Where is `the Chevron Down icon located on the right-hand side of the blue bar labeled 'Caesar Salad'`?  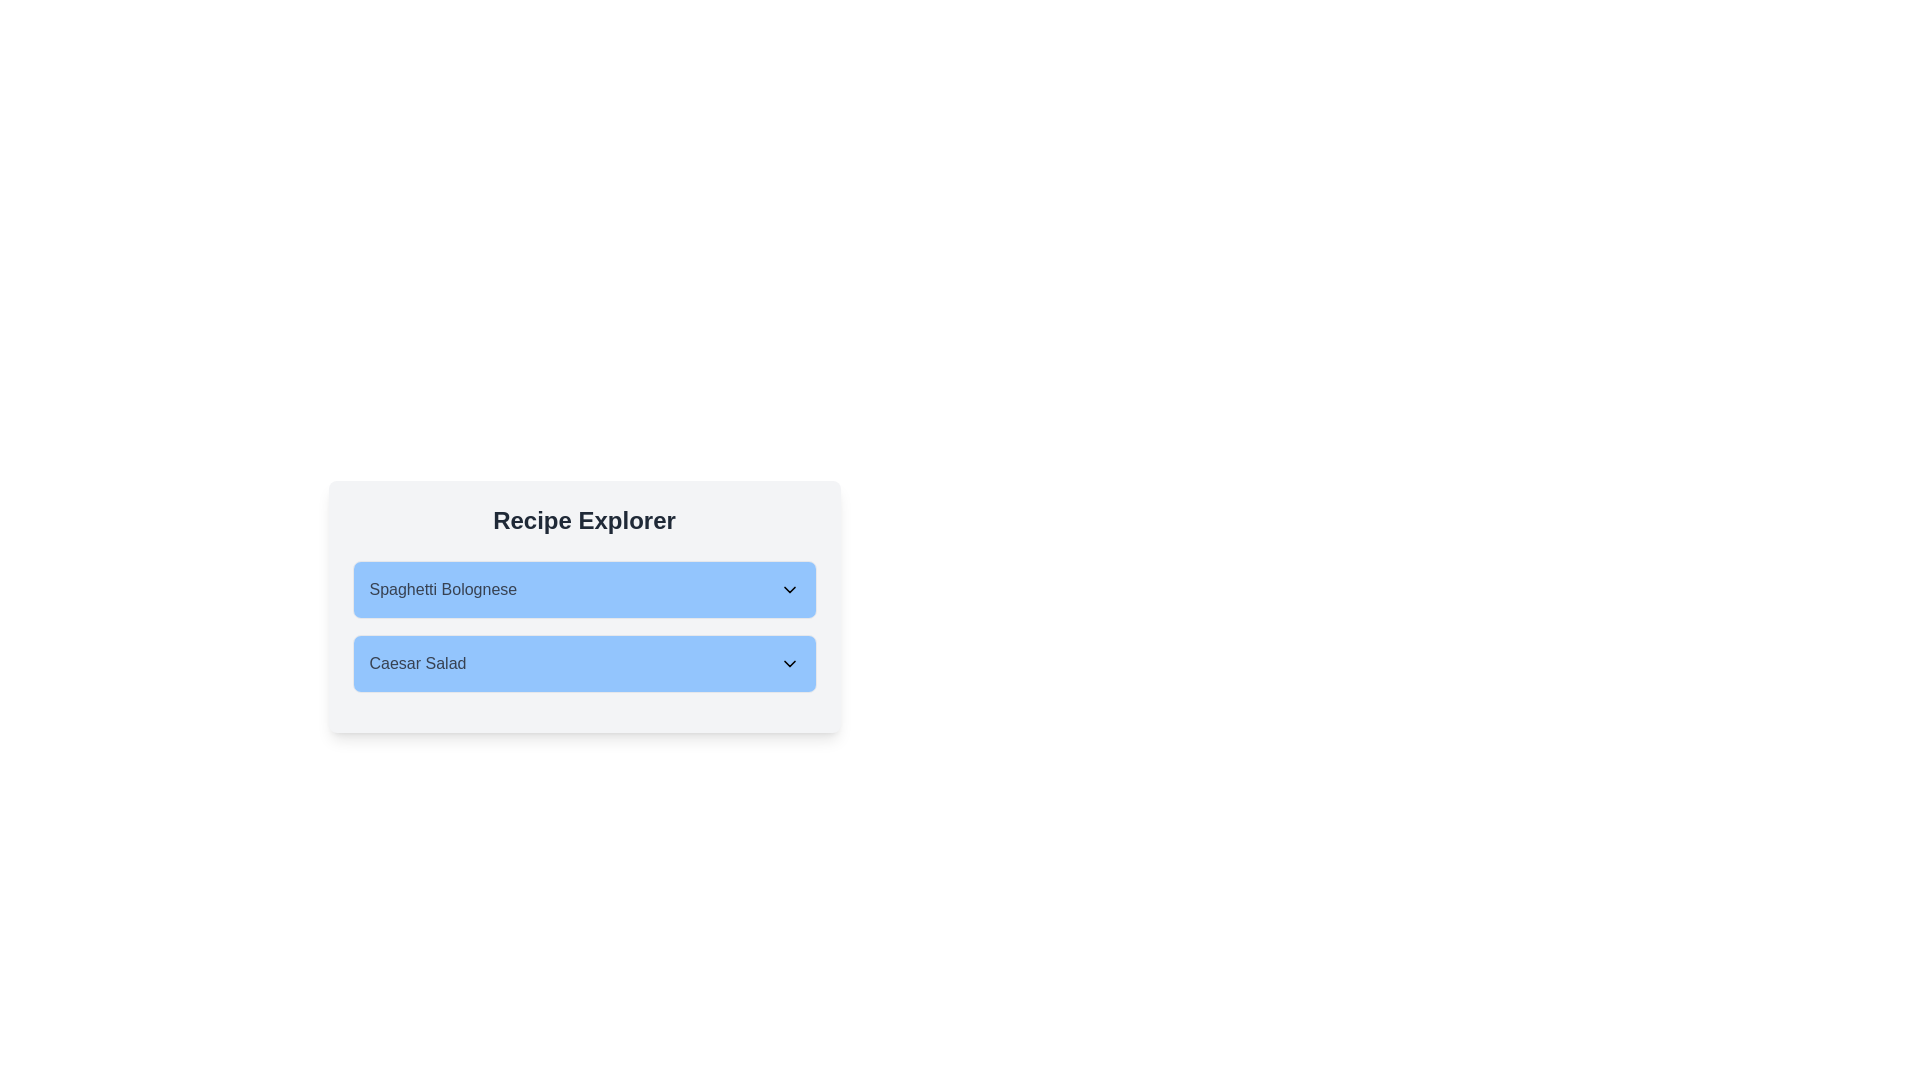 the Chevron Down icon located on the right-hand side of the blue bar labeled 'Caesar Salad' is located at coordinates (788, 663).